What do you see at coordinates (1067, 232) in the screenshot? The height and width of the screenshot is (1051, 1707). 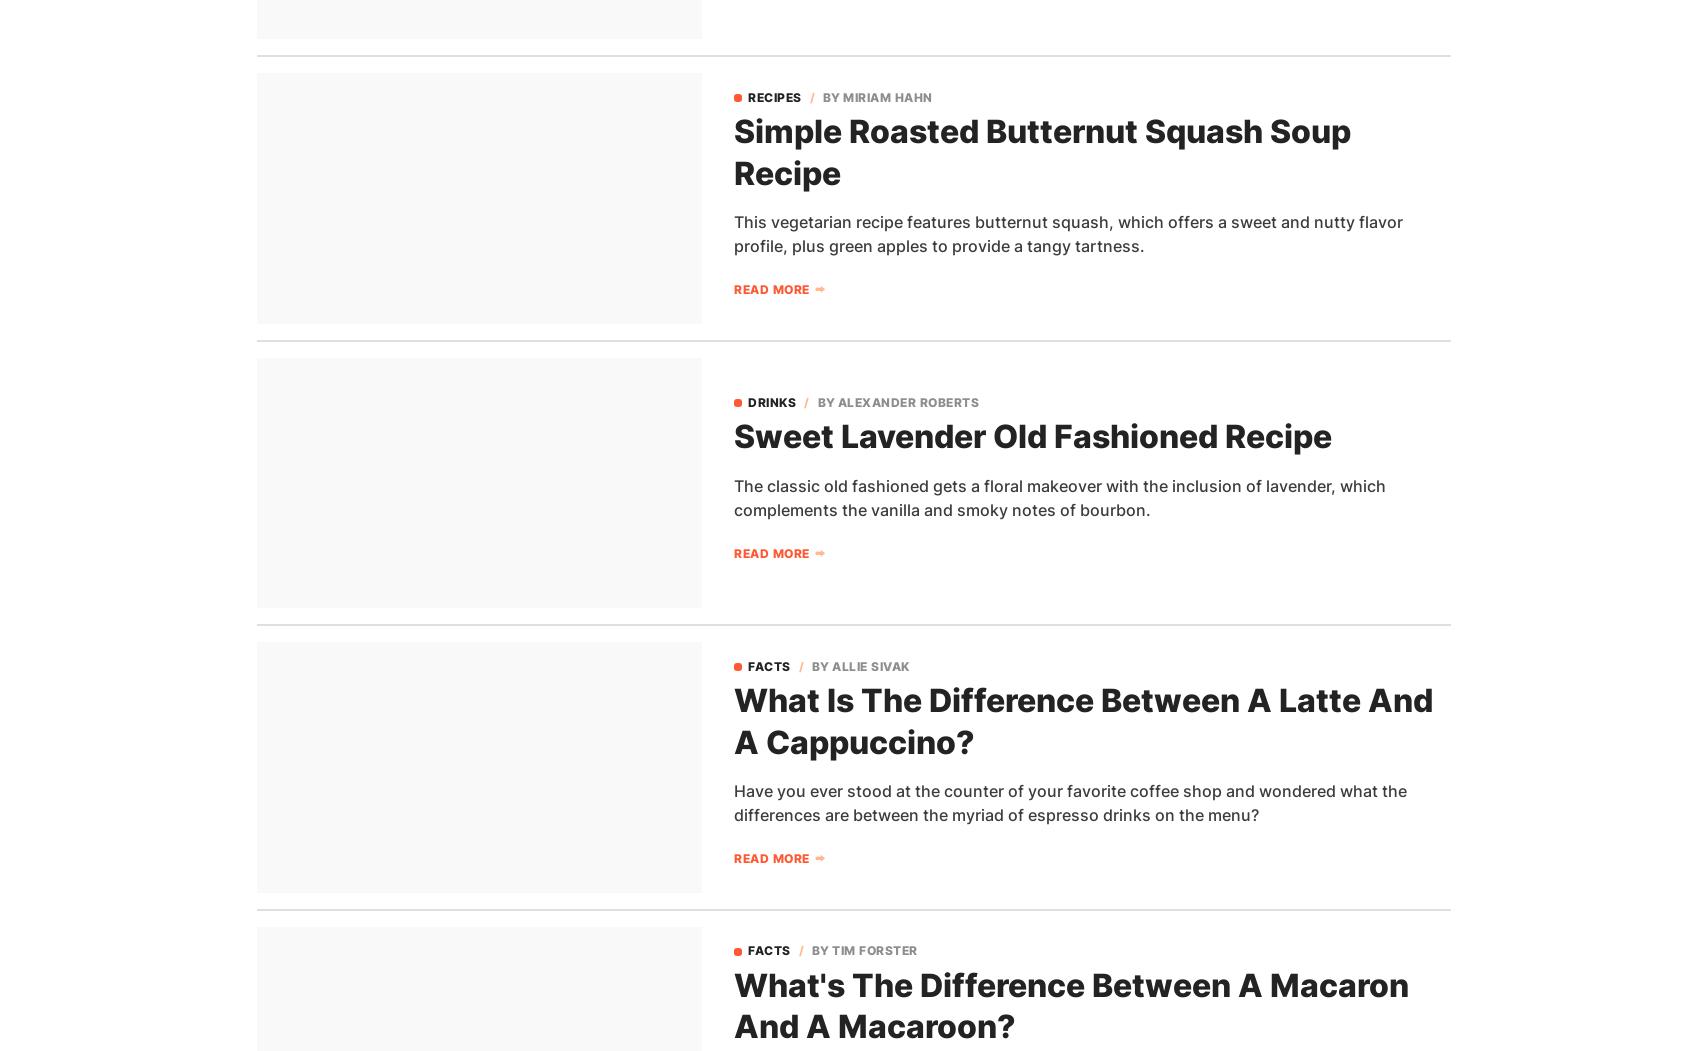 I see `'This vegetarian recipe features butternut squash, which offers a sweet and nutty flavor profile, plus green apples to provide a tangy tartness.'` at bounding box center [1067, 232].